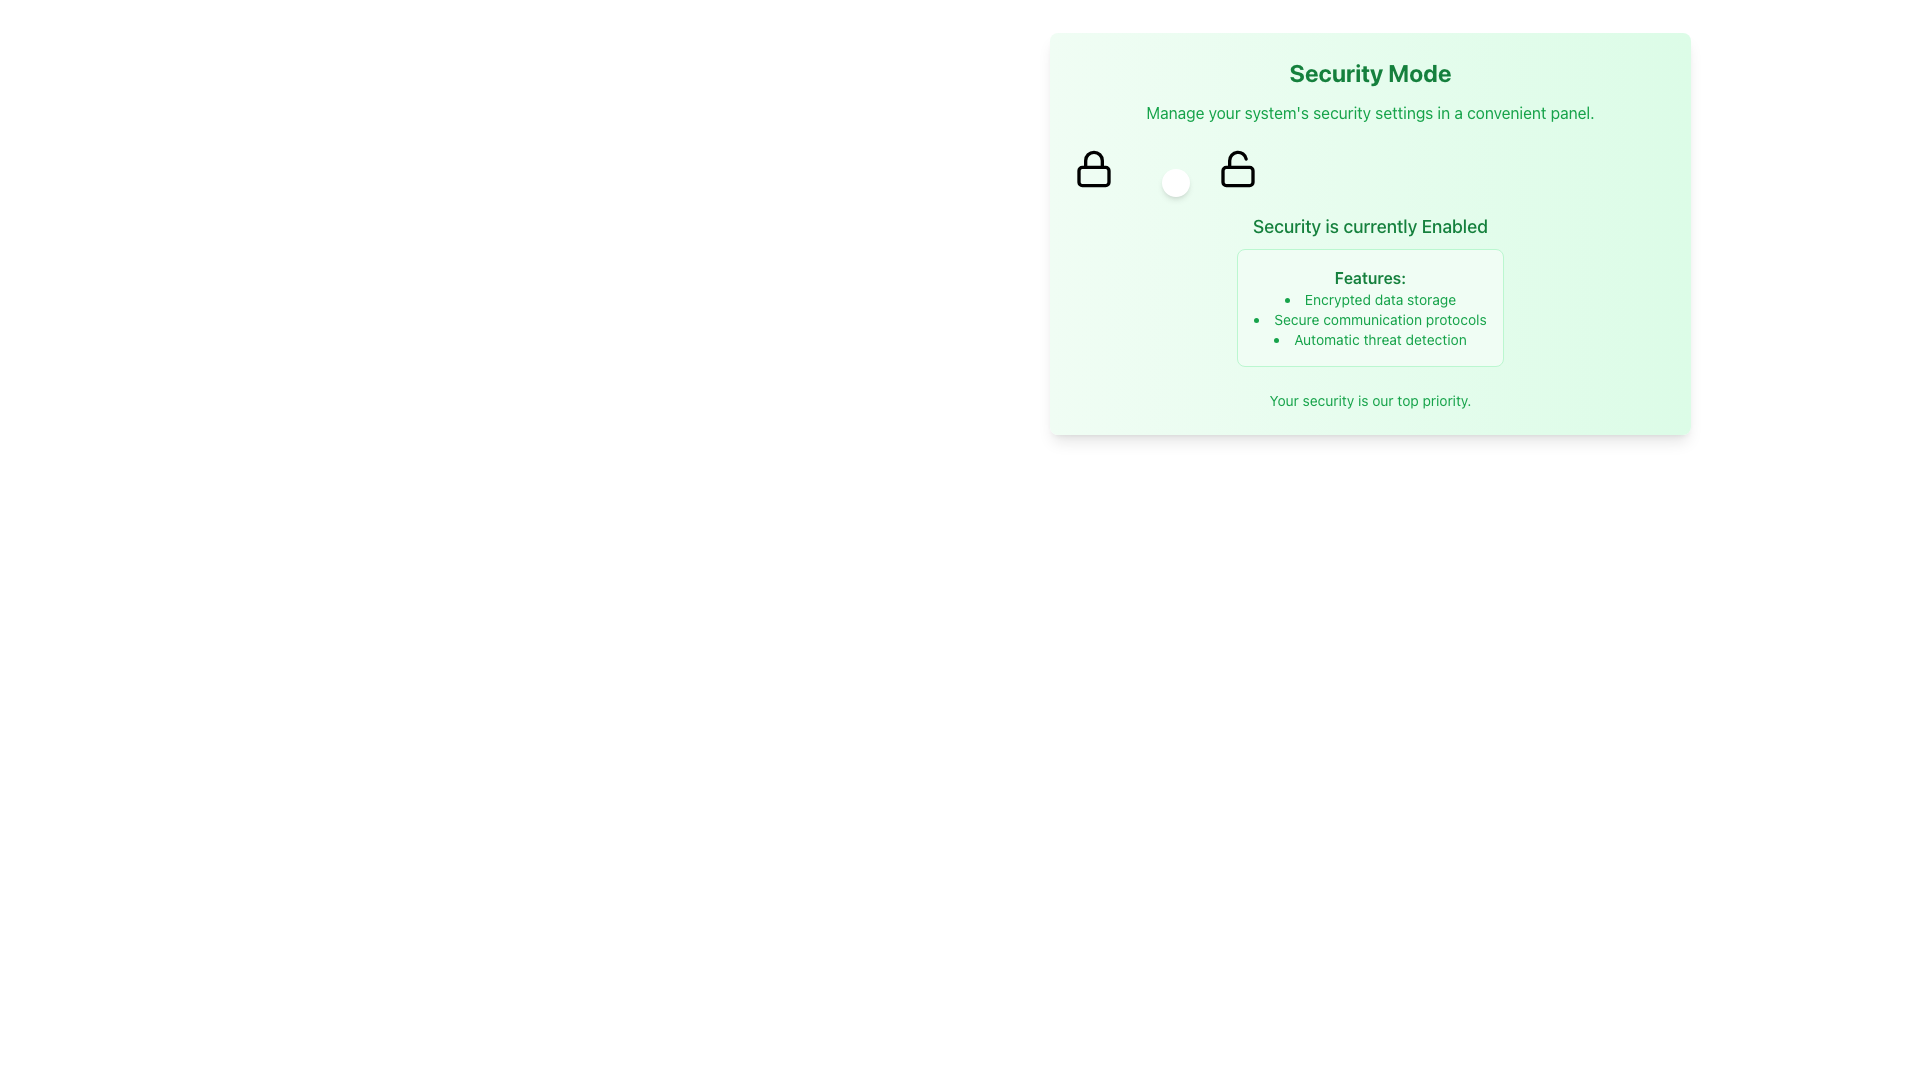 The image size is (1920, 1080). What do you see at coordinates (1369, 168) in the screenshot?
I see `the toggle switch in the IconRow located beneath the 'Manage your system's security settings in a convenient panel.' subtitle to change the security state` at bounding box center [1369, 168].